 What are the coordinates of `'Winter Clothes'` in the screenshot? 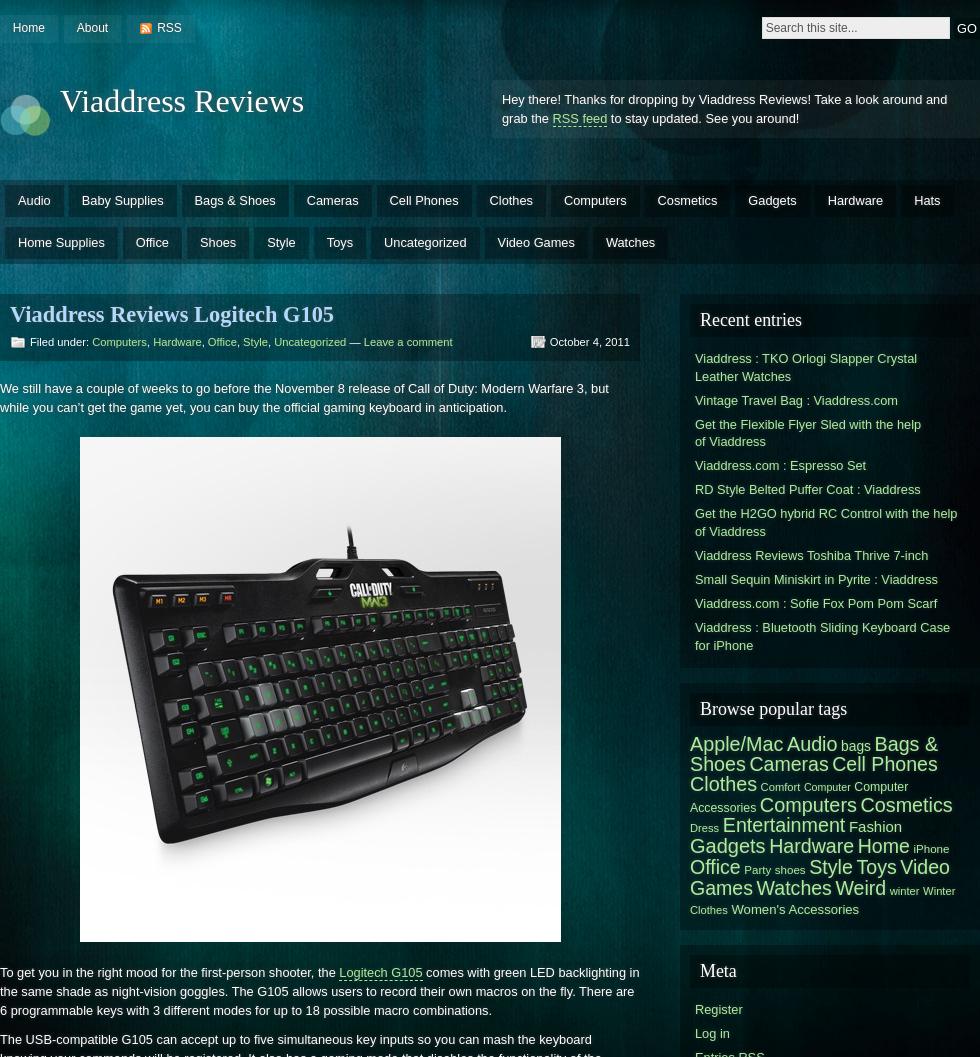 It's located at (690, 899).